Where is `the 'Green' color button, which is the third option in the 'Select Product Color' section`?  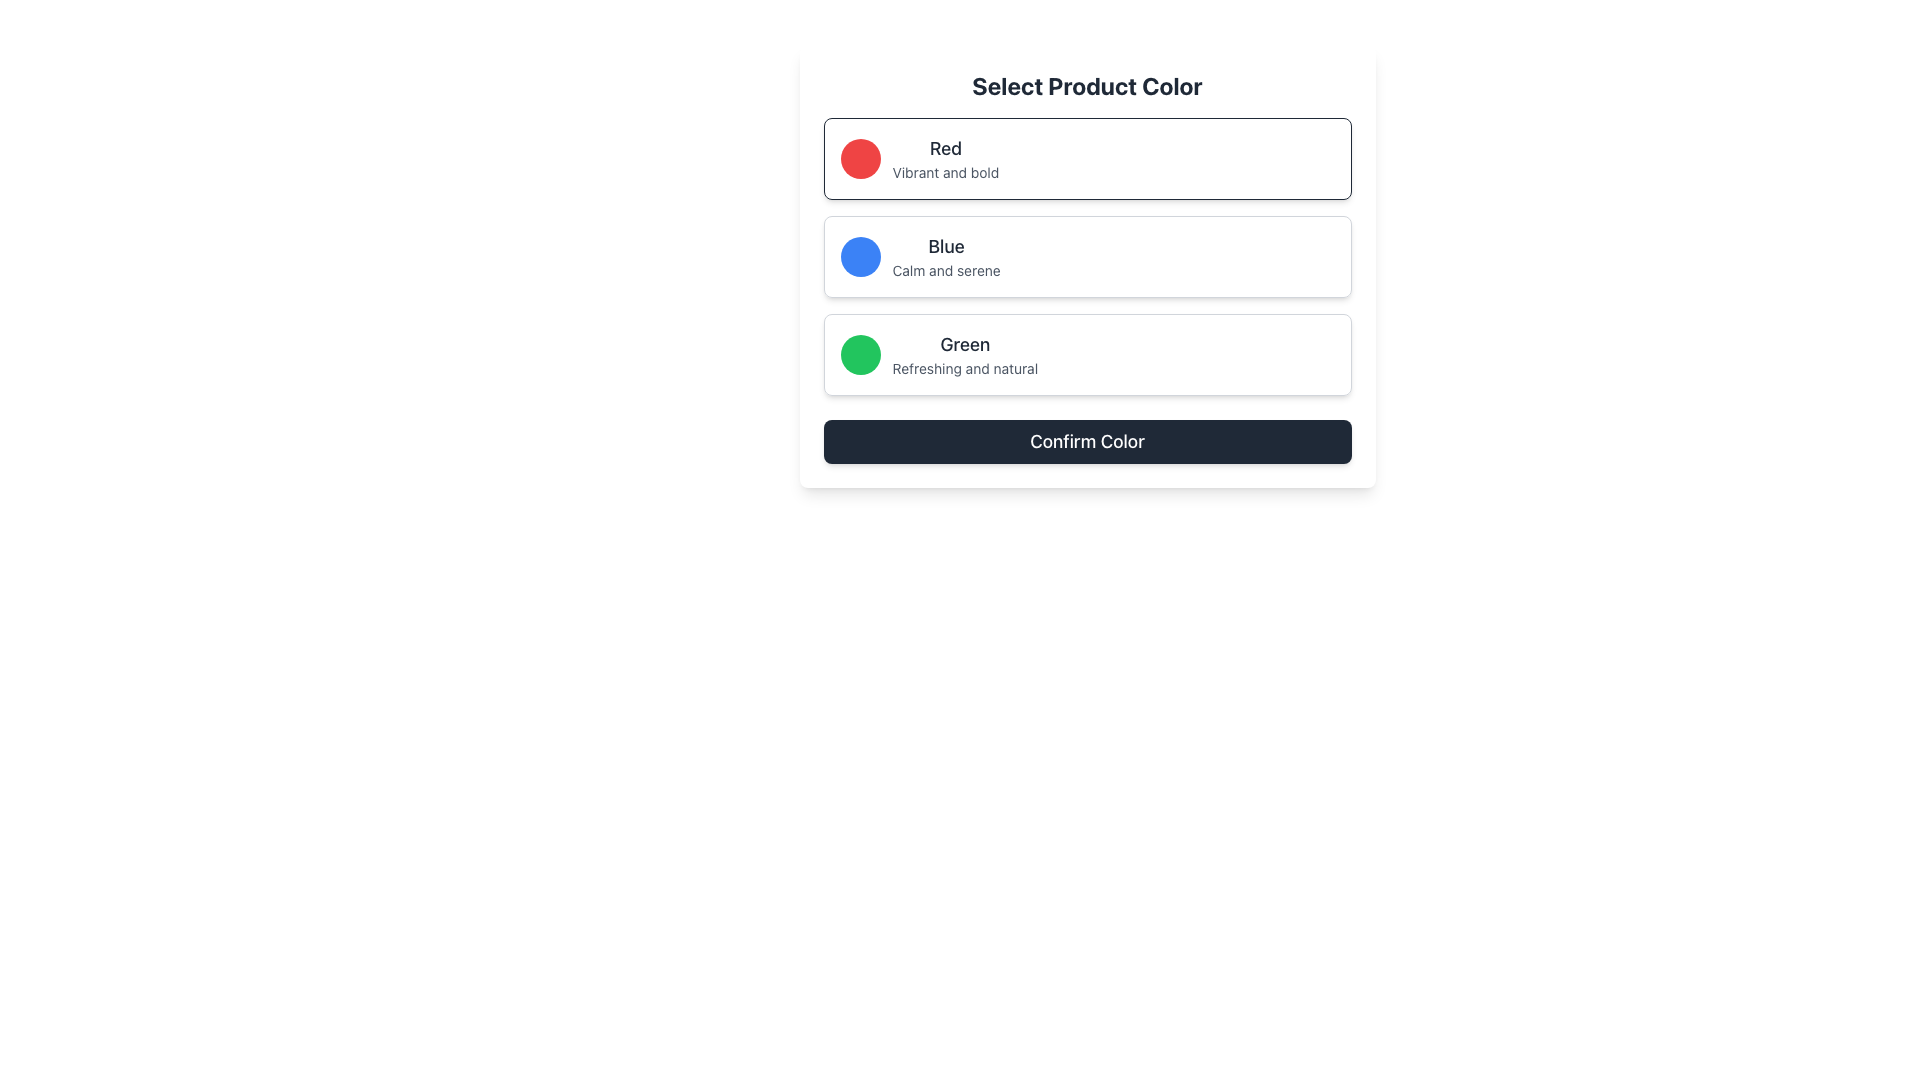 the 'Green' color button, which is the third option in the 'Select Product Color' section is located at coordinates (1086, 353).